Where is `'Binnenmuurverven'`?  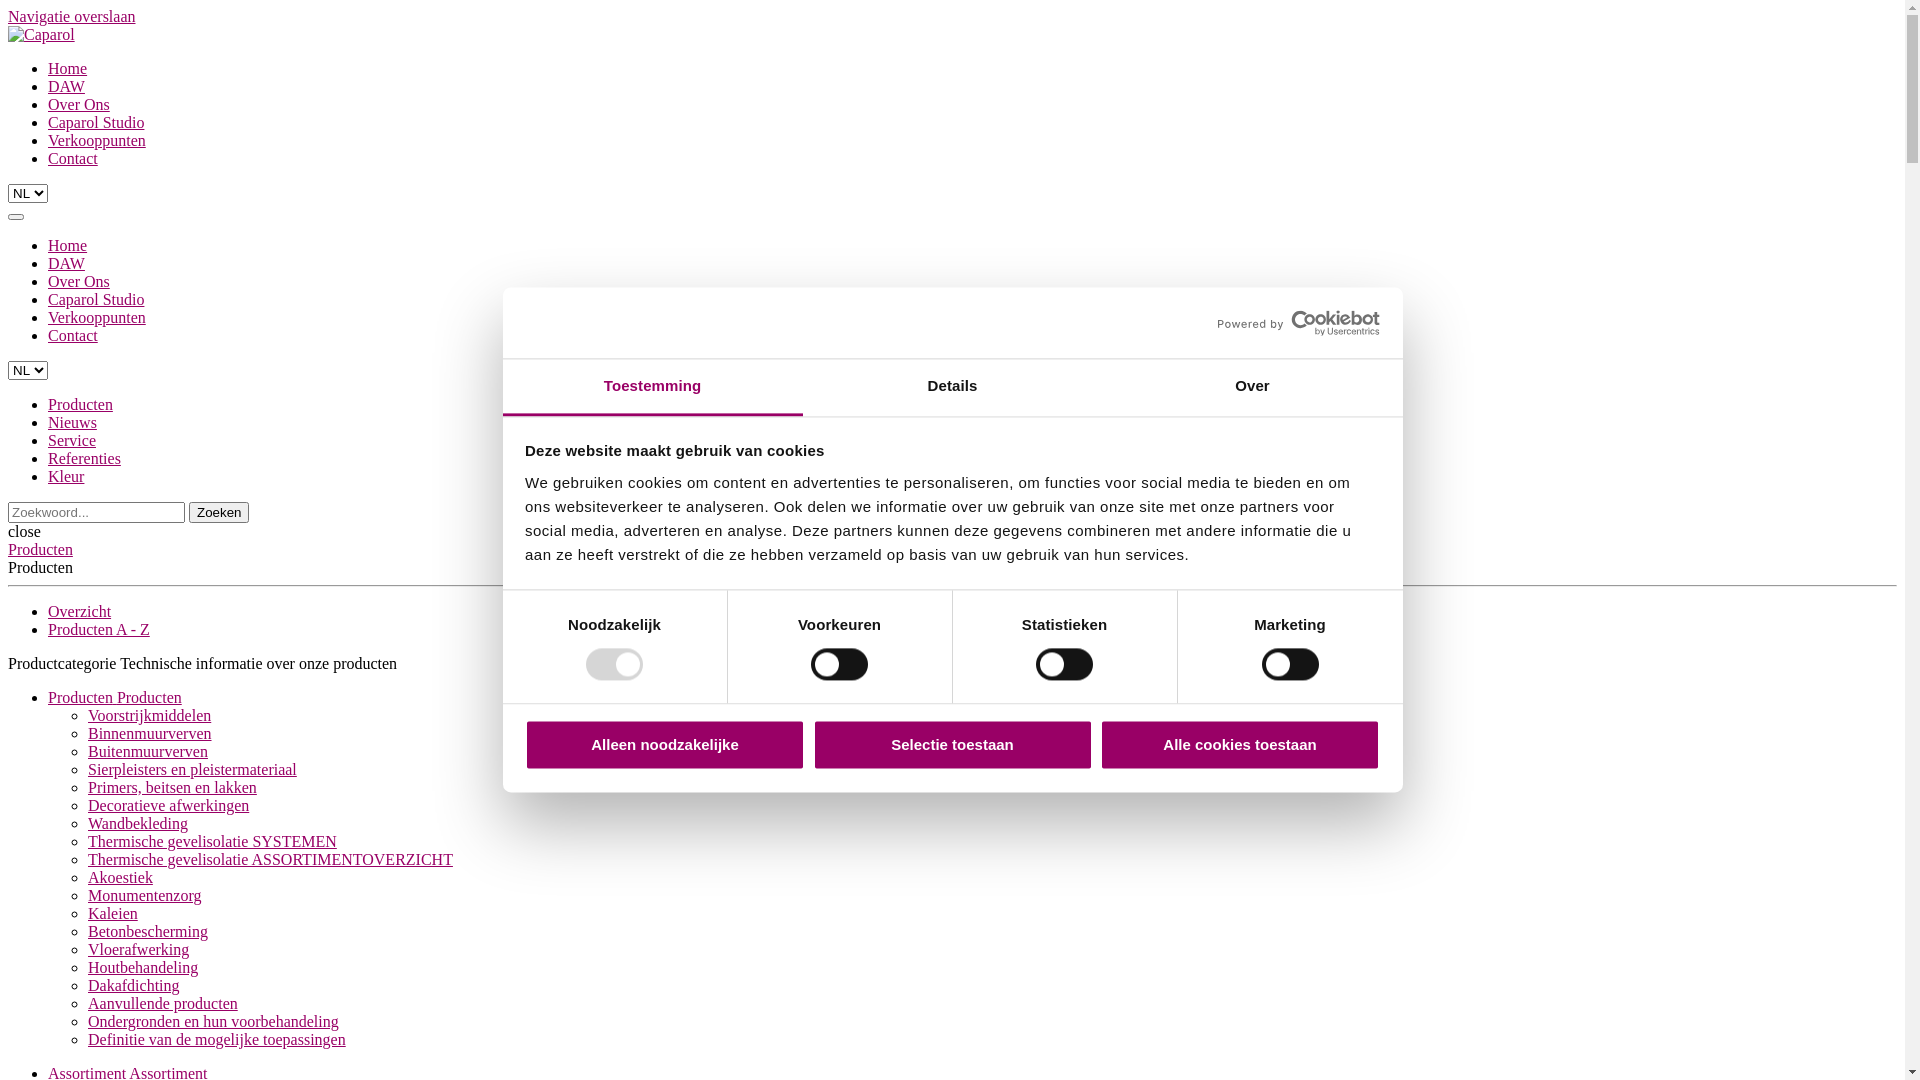 'Binnenmuurverven' is located at coordinates (148, 733).